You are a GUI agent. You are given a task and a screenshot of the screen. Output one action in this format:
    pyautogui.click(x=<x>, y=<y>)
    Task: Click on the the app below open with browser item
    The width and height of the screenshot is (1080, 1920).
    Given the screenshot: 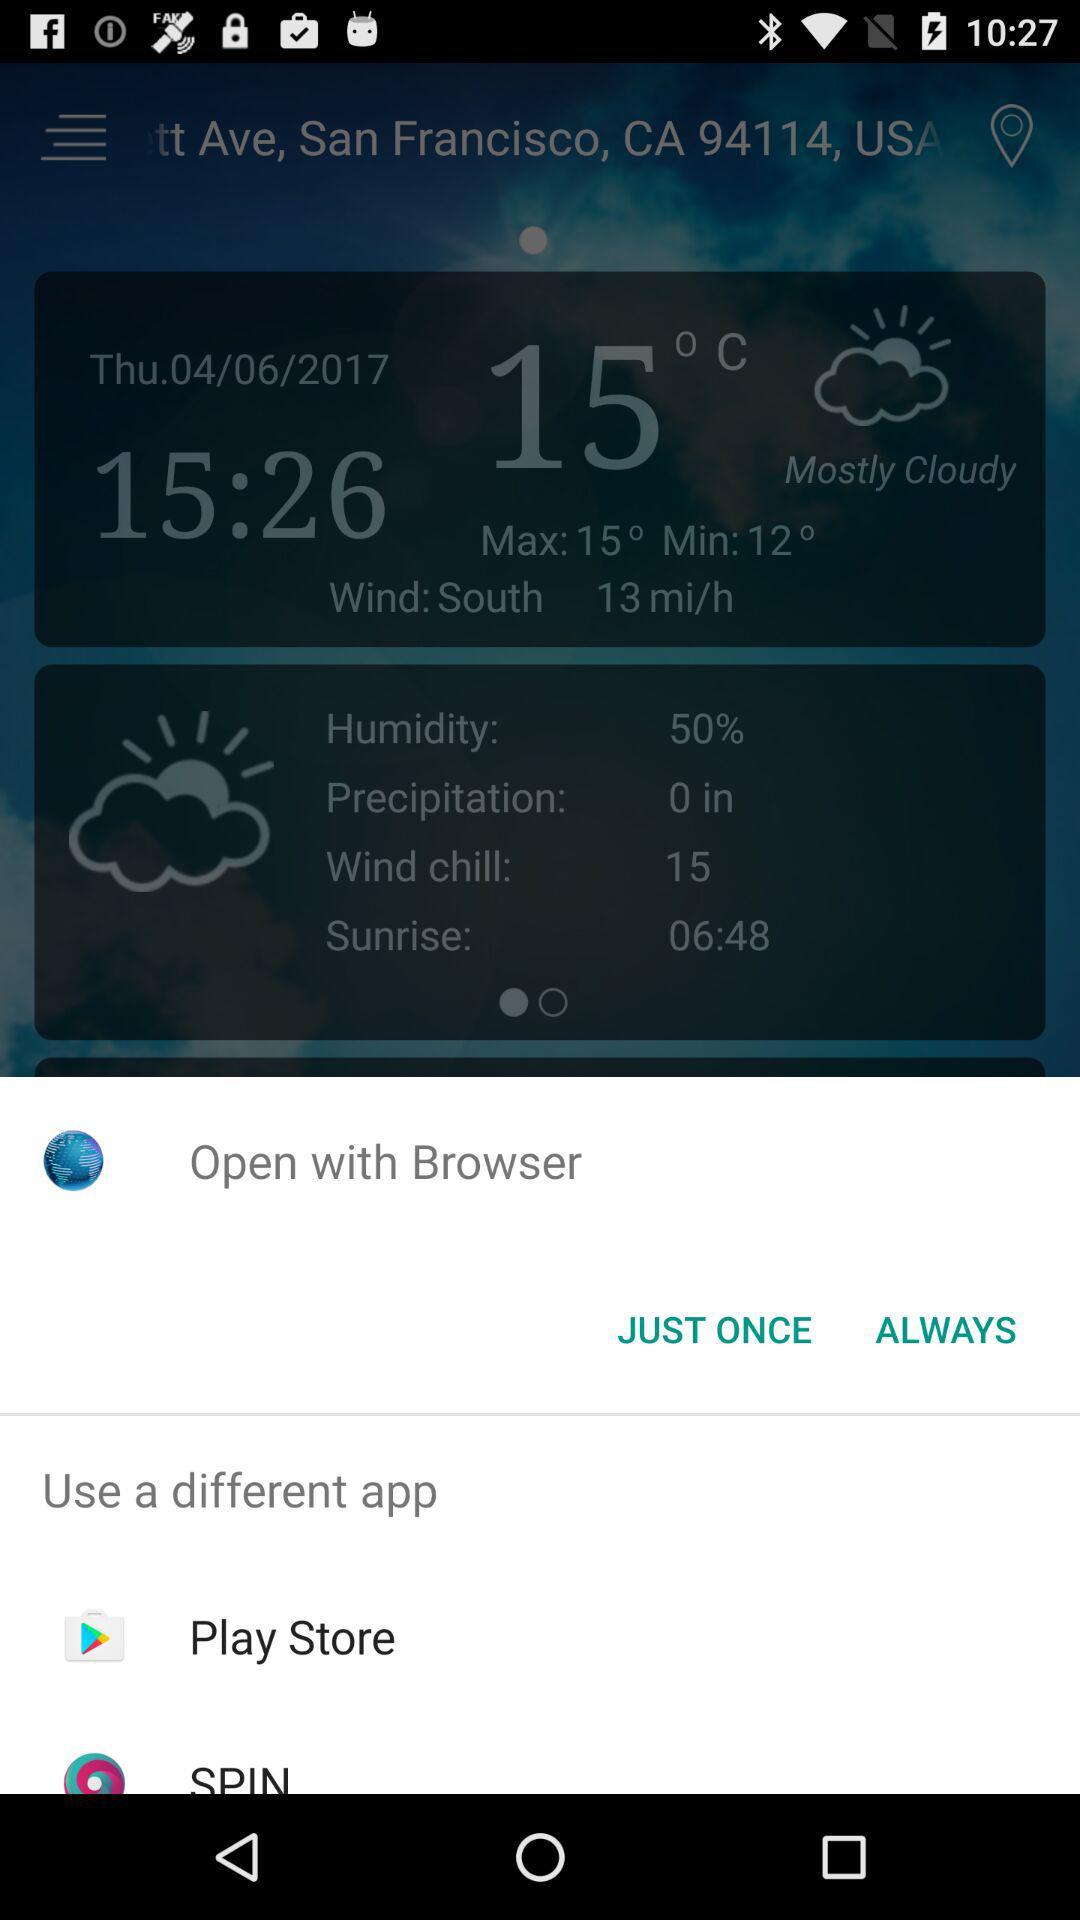 What is the action you would take?
    pyautogui.click(x=713, y=1329)
    